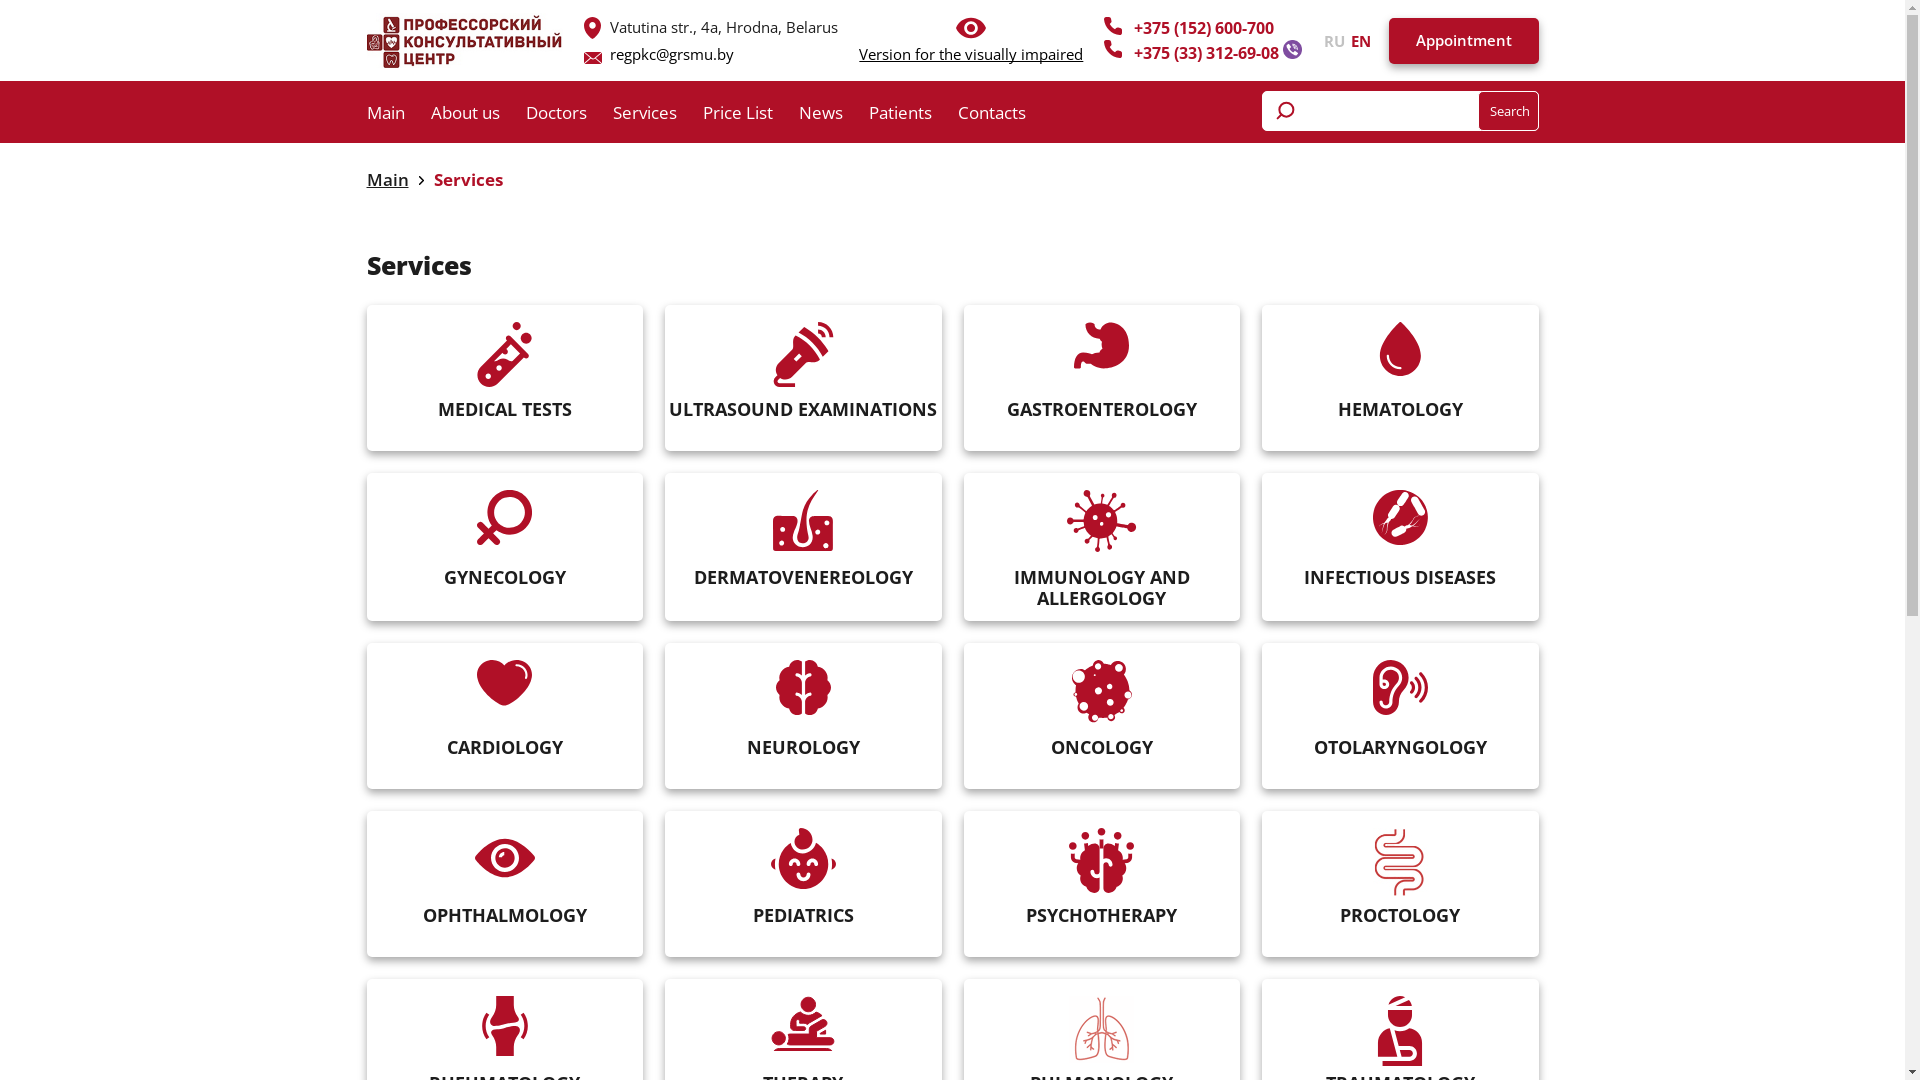 This screenshot has width=1920, height=1080. I want to click on 'OPHTHALMOLOGY', so click(505, 883).